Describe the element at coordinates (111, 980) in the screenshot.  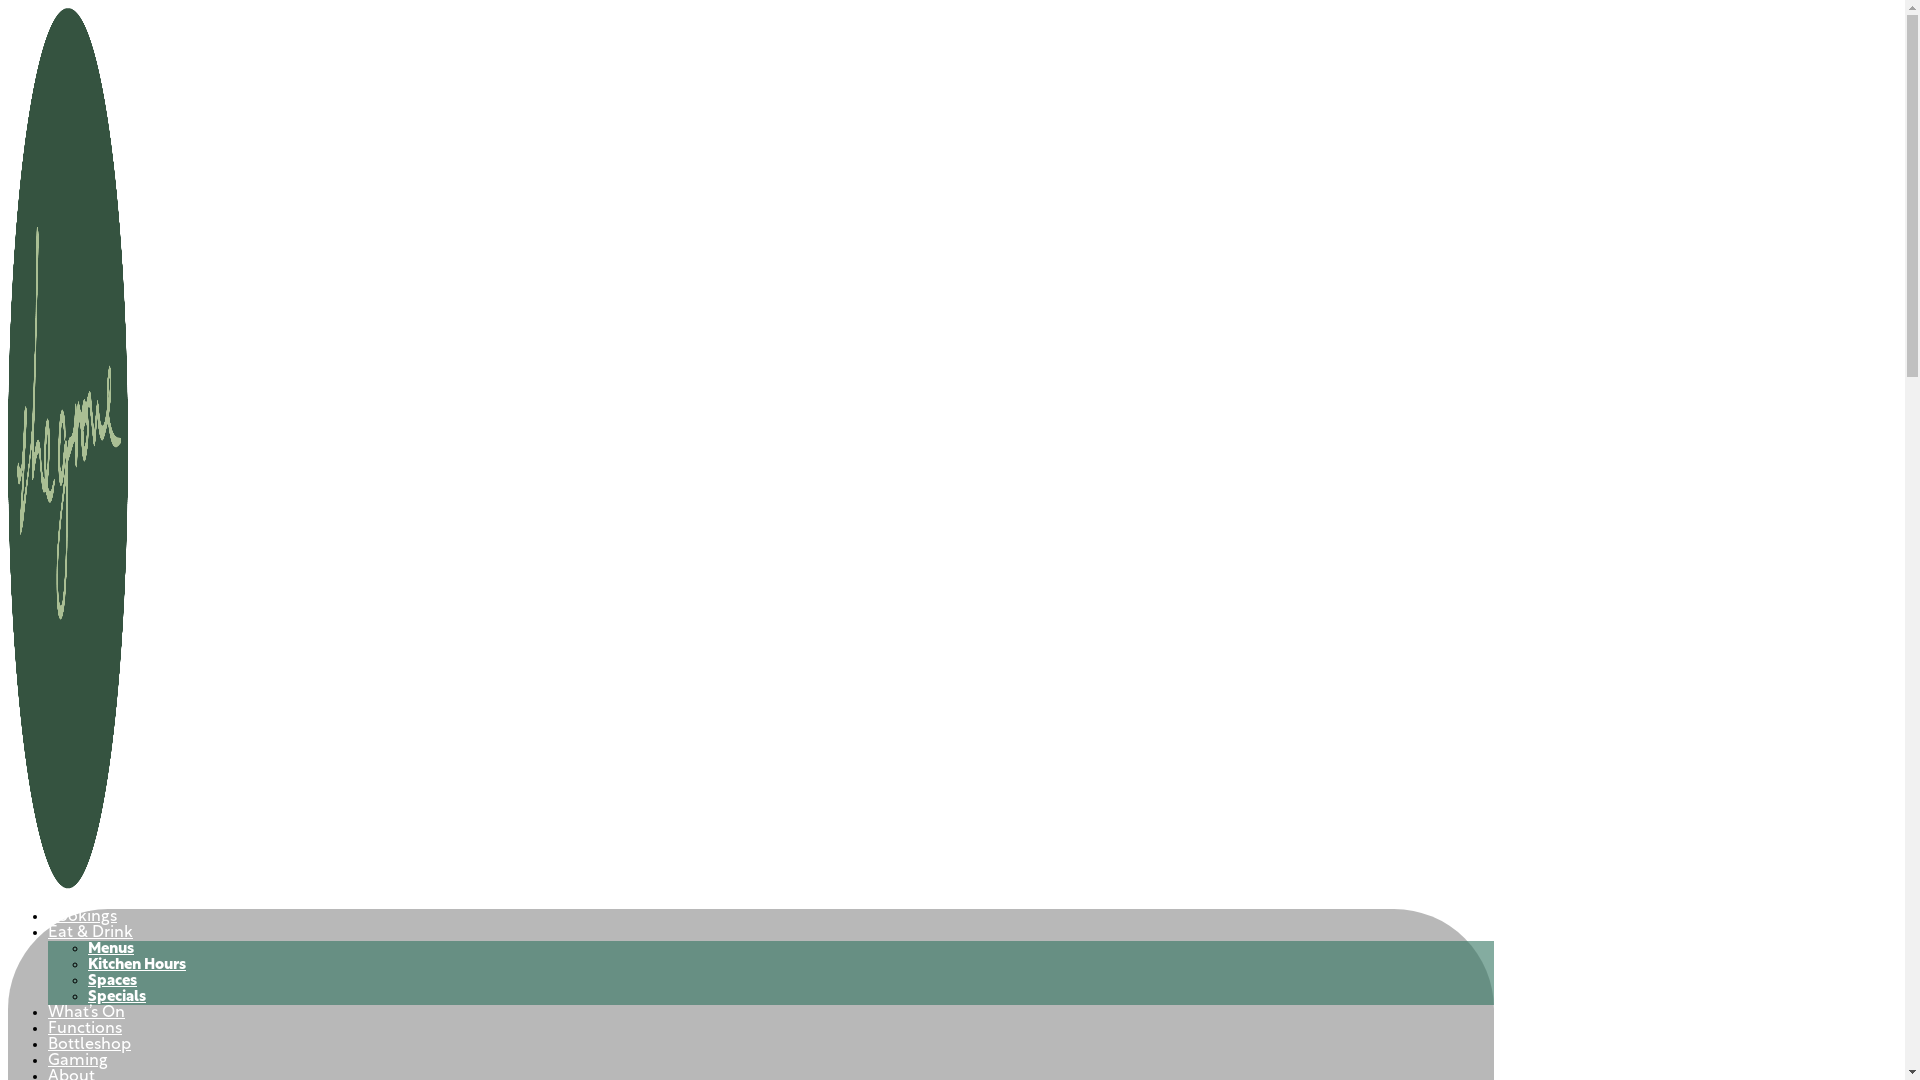
I see `'Spaces'` at that location.